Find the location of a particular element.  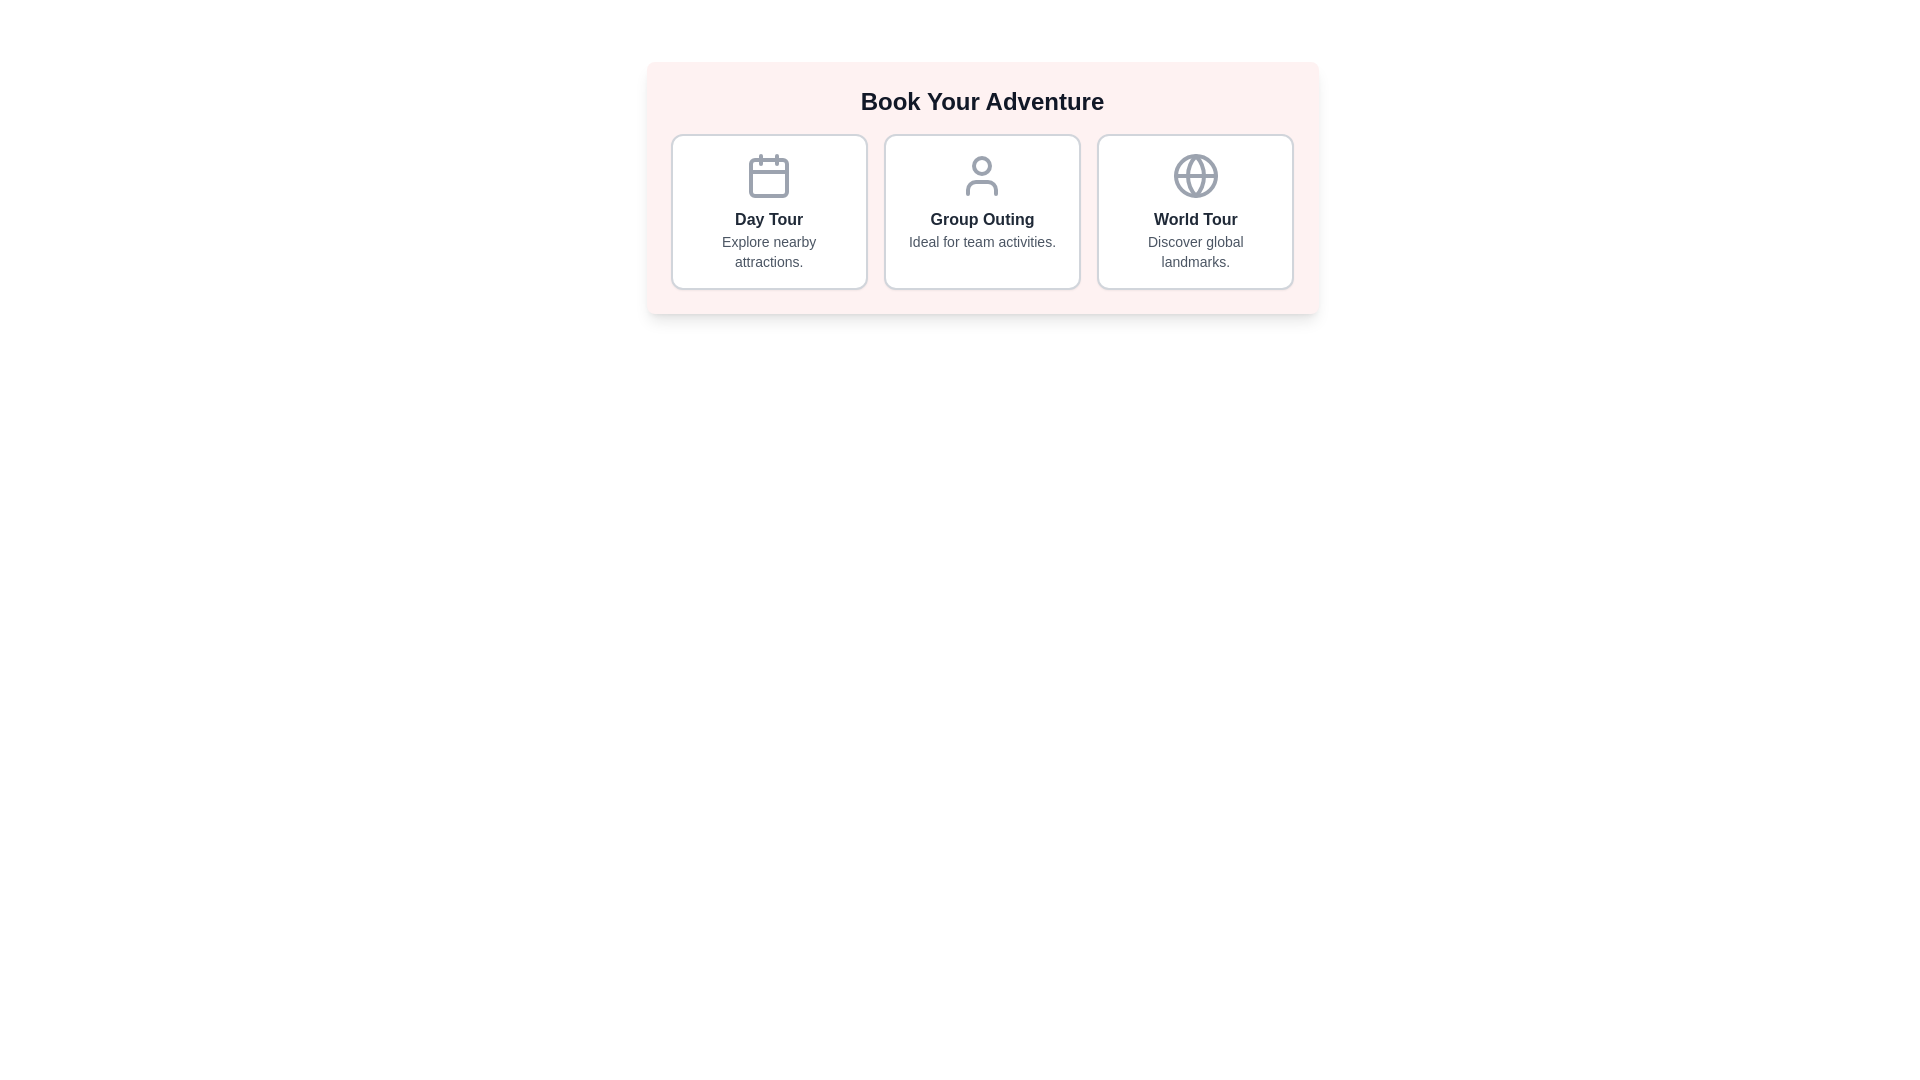

the text display that says 'Explore nearby attractions.' which is styled in a smaller gray font and located below the 'Day Tour' heading is located at coordinates (768, 250).